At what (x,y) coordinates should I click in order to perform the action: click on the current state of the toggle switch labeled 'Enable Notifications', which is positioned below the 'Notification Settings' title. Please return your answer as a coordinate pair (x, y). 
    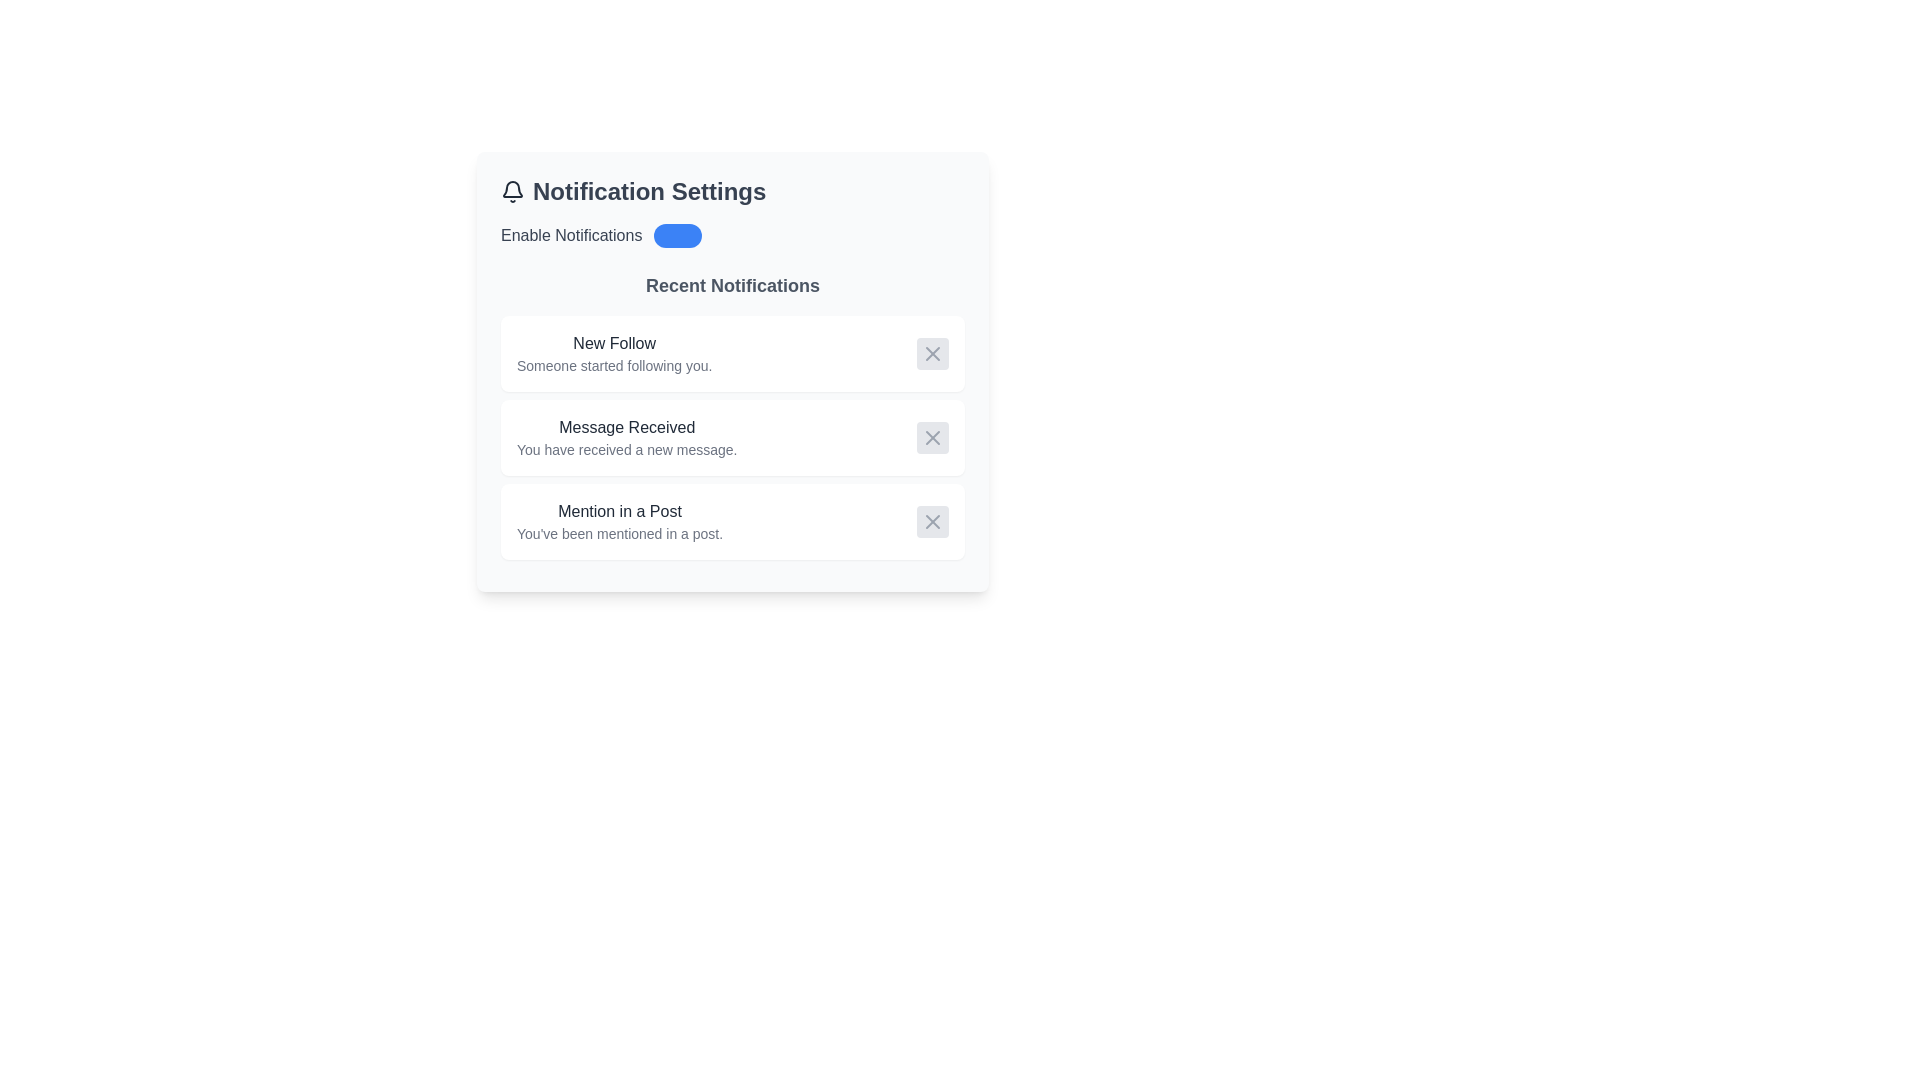
    Looking at the image, I should click on (732, 234).